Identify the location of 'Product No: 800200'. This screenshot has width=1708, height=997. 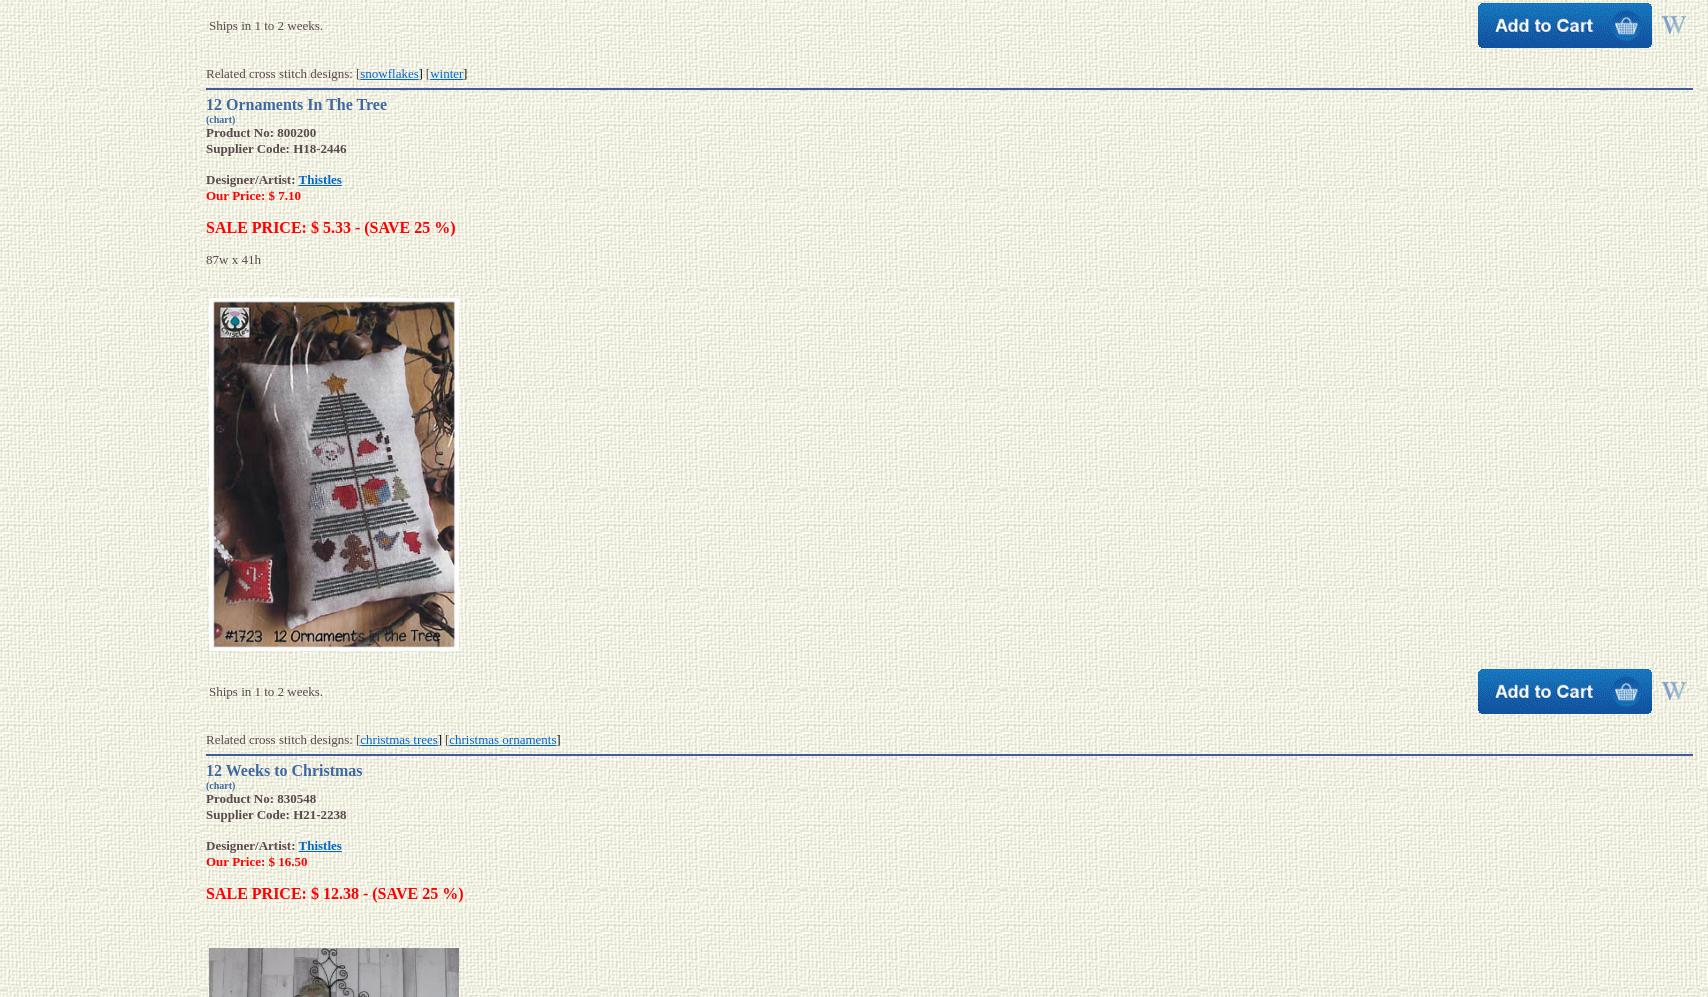
(260, 131).